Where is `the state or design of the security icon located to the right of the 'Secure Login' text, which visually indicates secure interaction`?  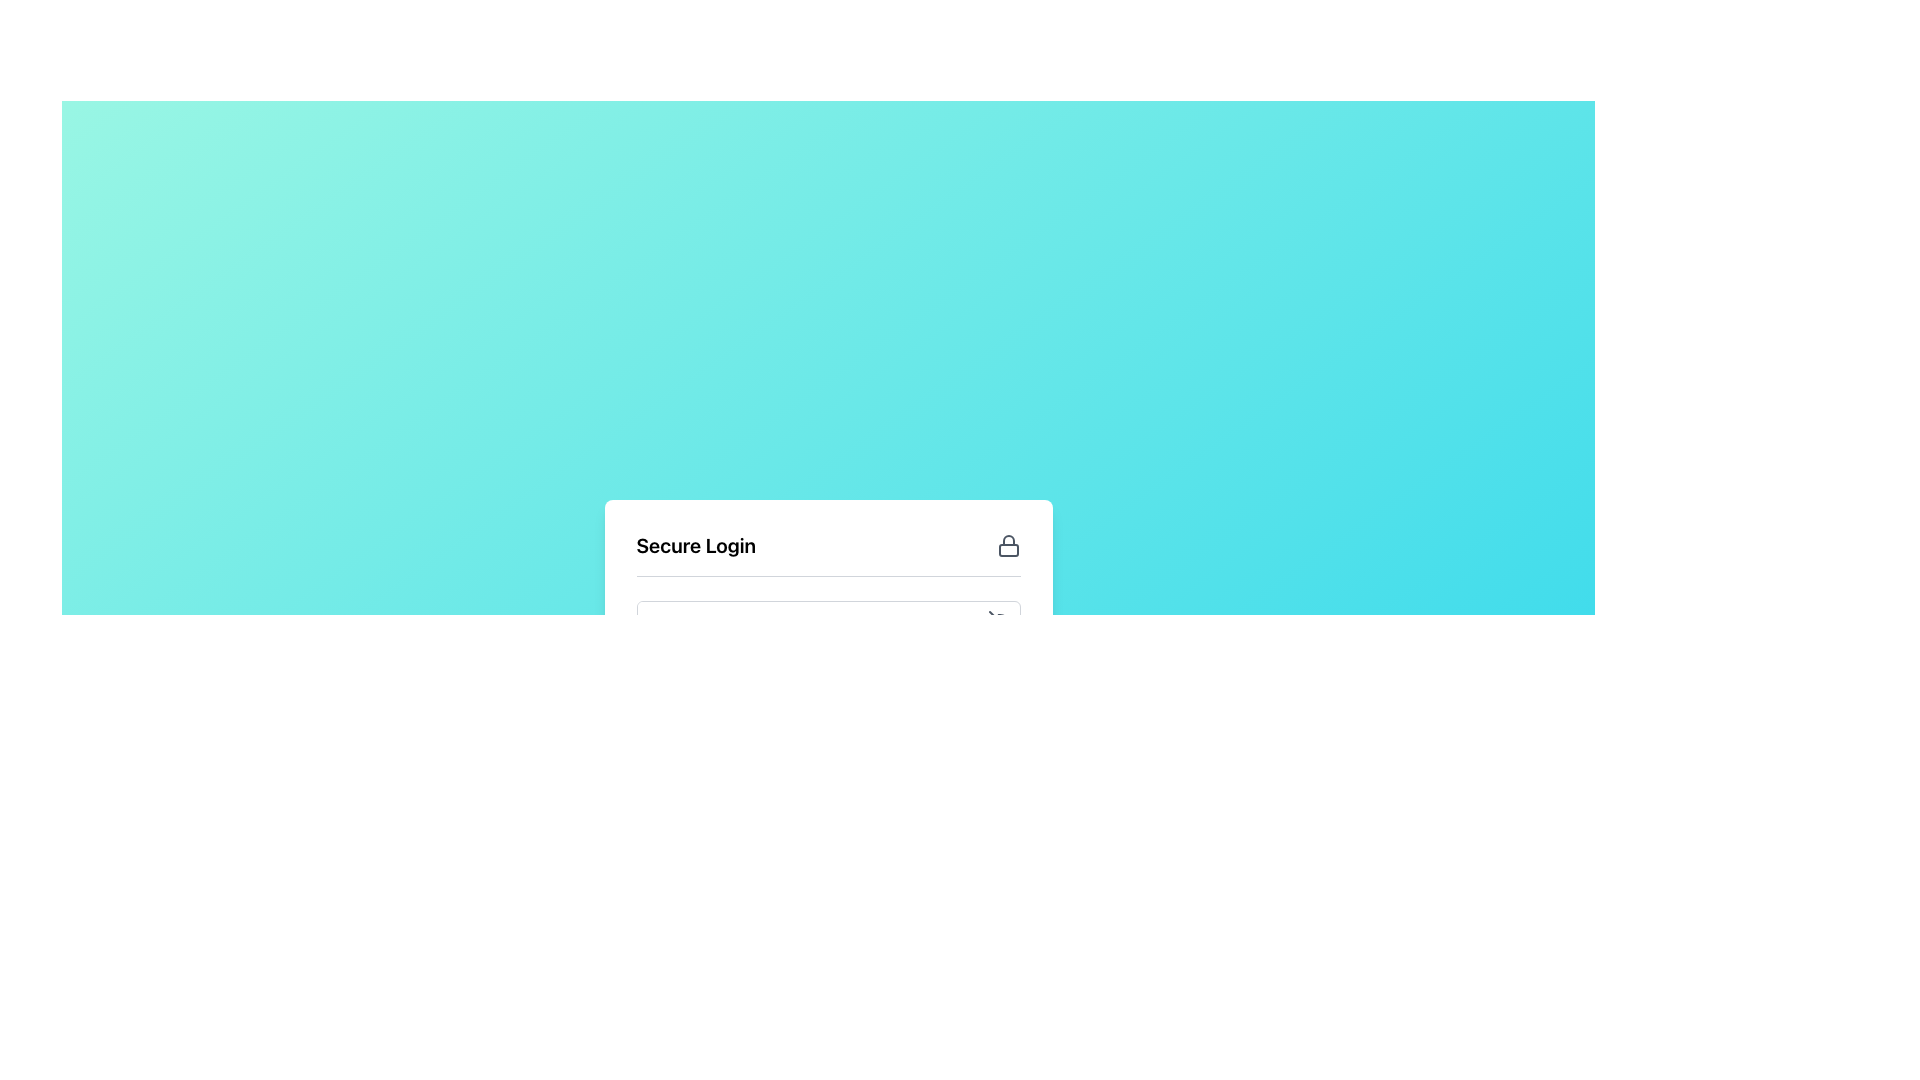
the state or design of the security icon located to the right of the 'Secure Login' text, which visually indicates secure interaction is located at coordinates (1008, 545).